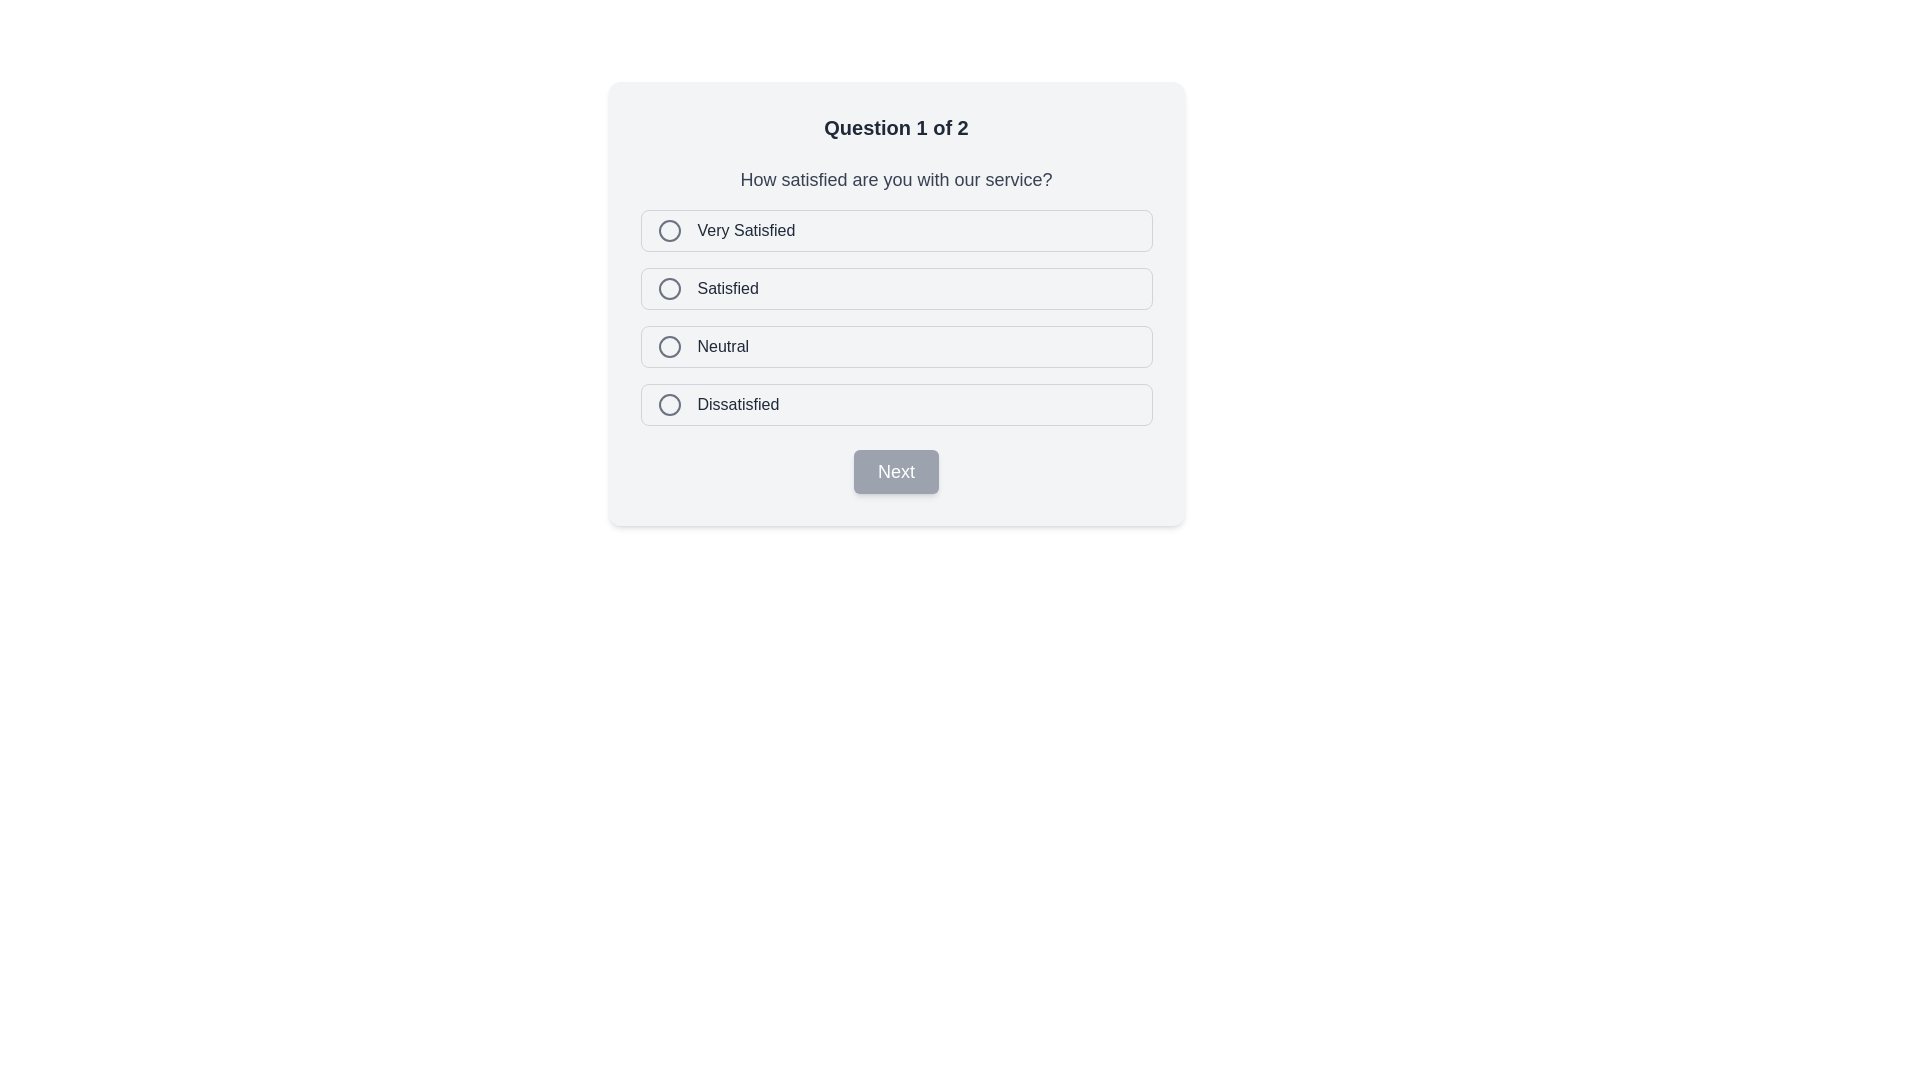  What do you see at coordinates (895, 405) in the screenshot?
I see `the radio button option labeled 'Dissatisfied'` at bounding box center [895, 405].